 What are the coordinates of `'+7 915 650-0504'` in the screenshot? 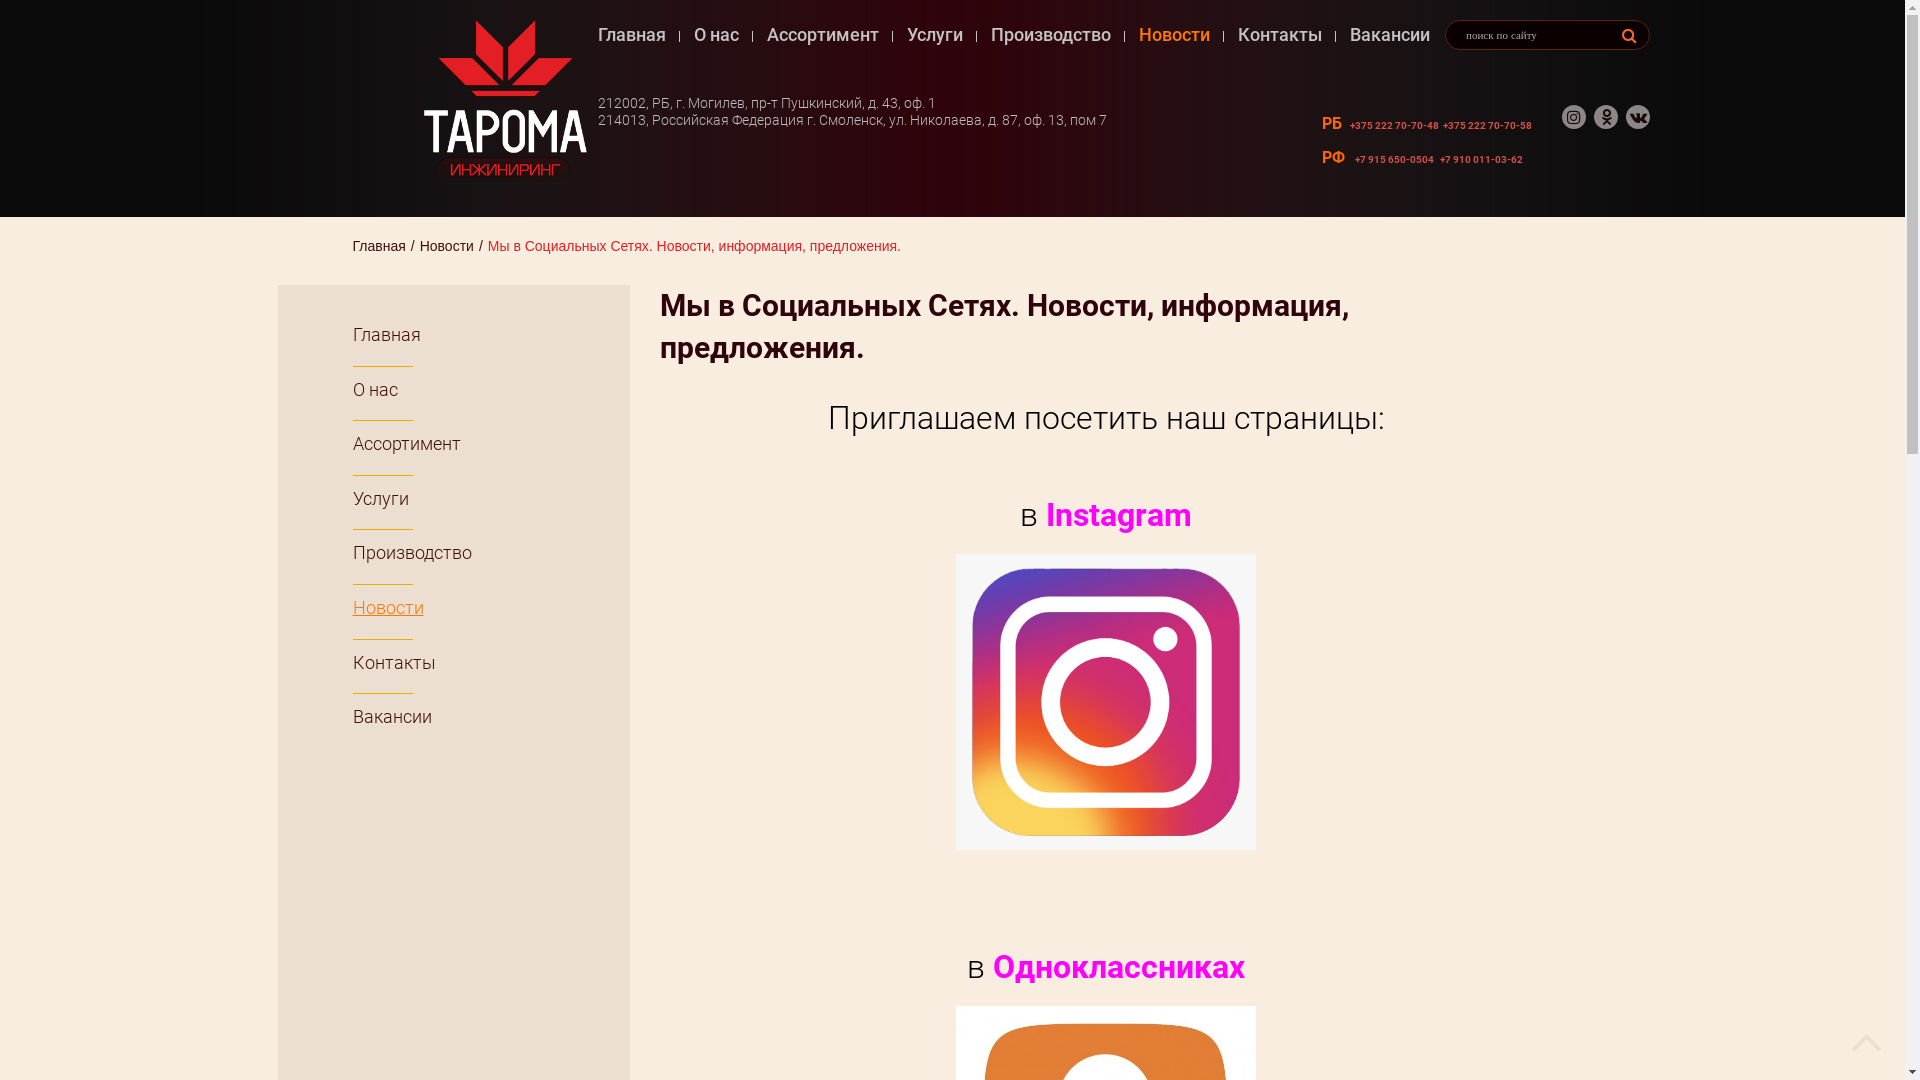 It's located at (1393, 158).